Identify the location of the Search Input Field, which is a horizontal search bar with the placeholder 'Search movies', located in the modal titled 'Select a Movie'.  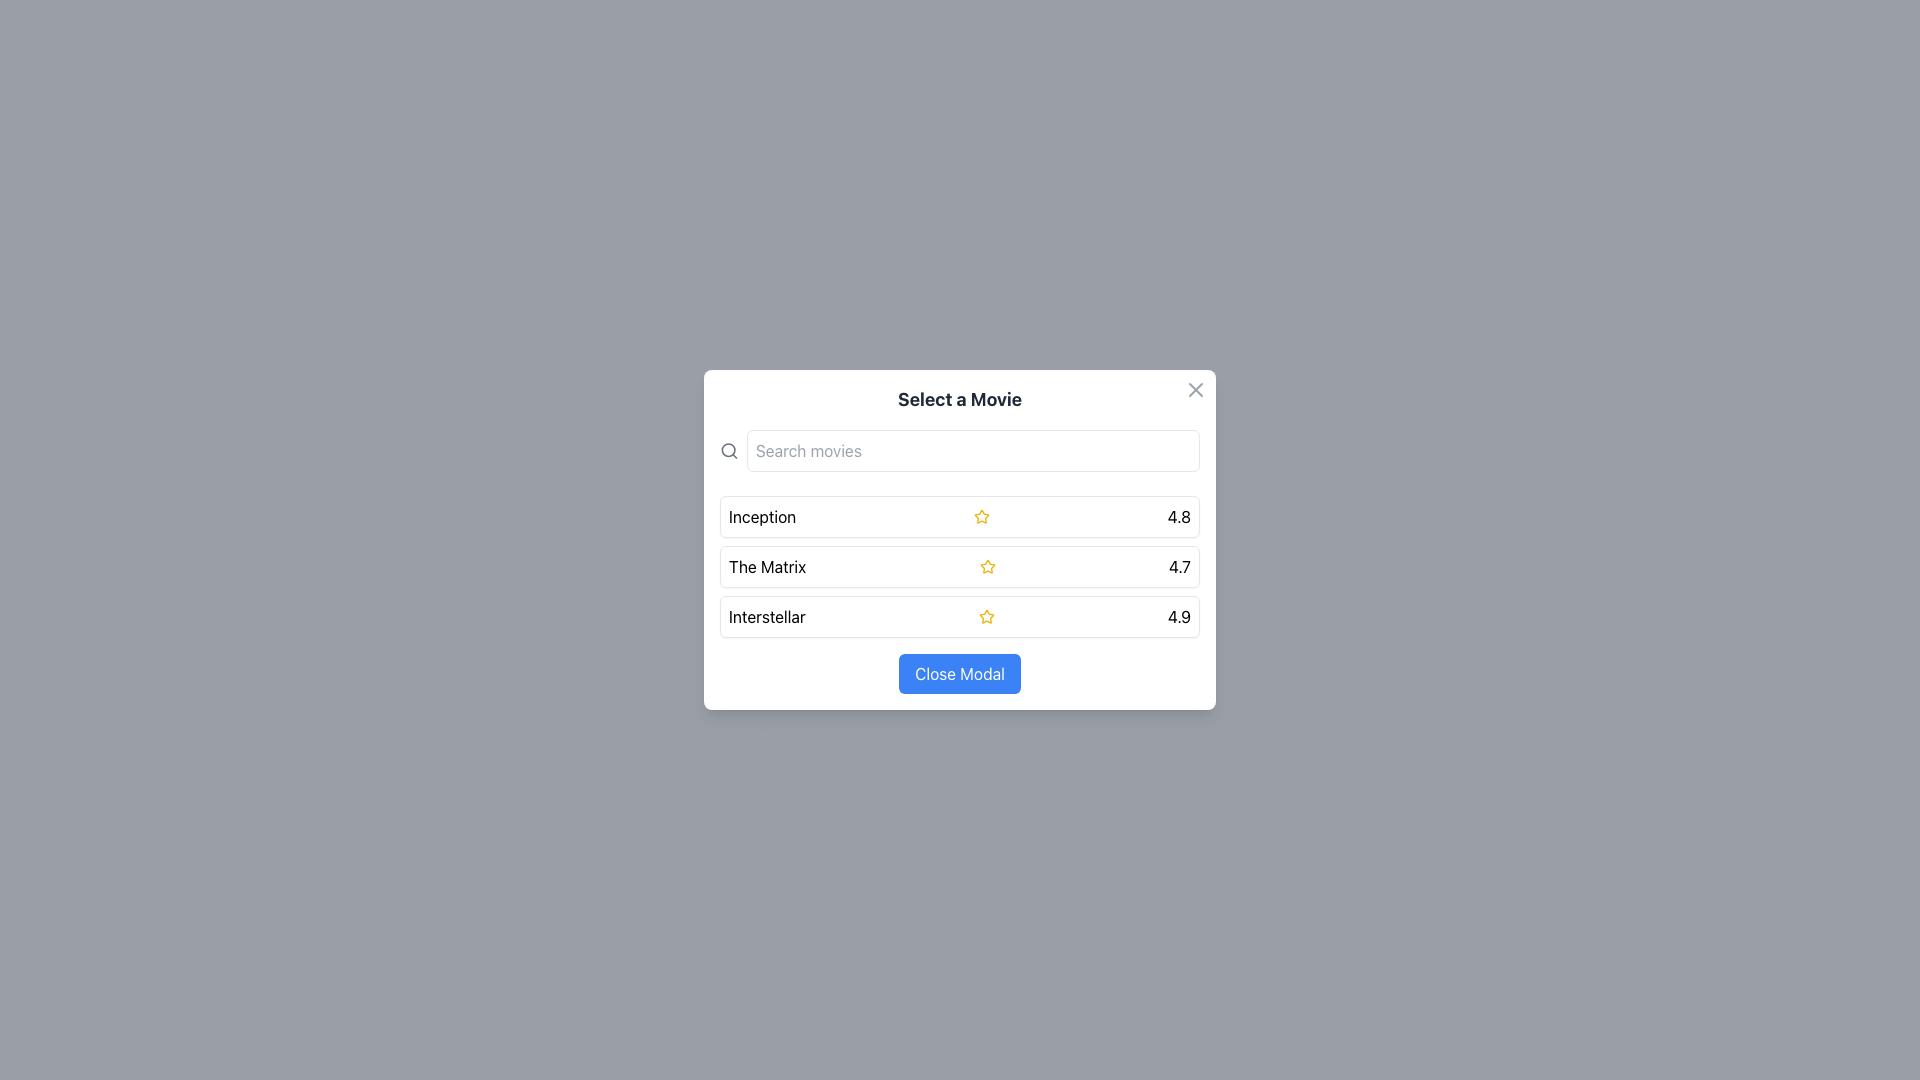
(960, 451).